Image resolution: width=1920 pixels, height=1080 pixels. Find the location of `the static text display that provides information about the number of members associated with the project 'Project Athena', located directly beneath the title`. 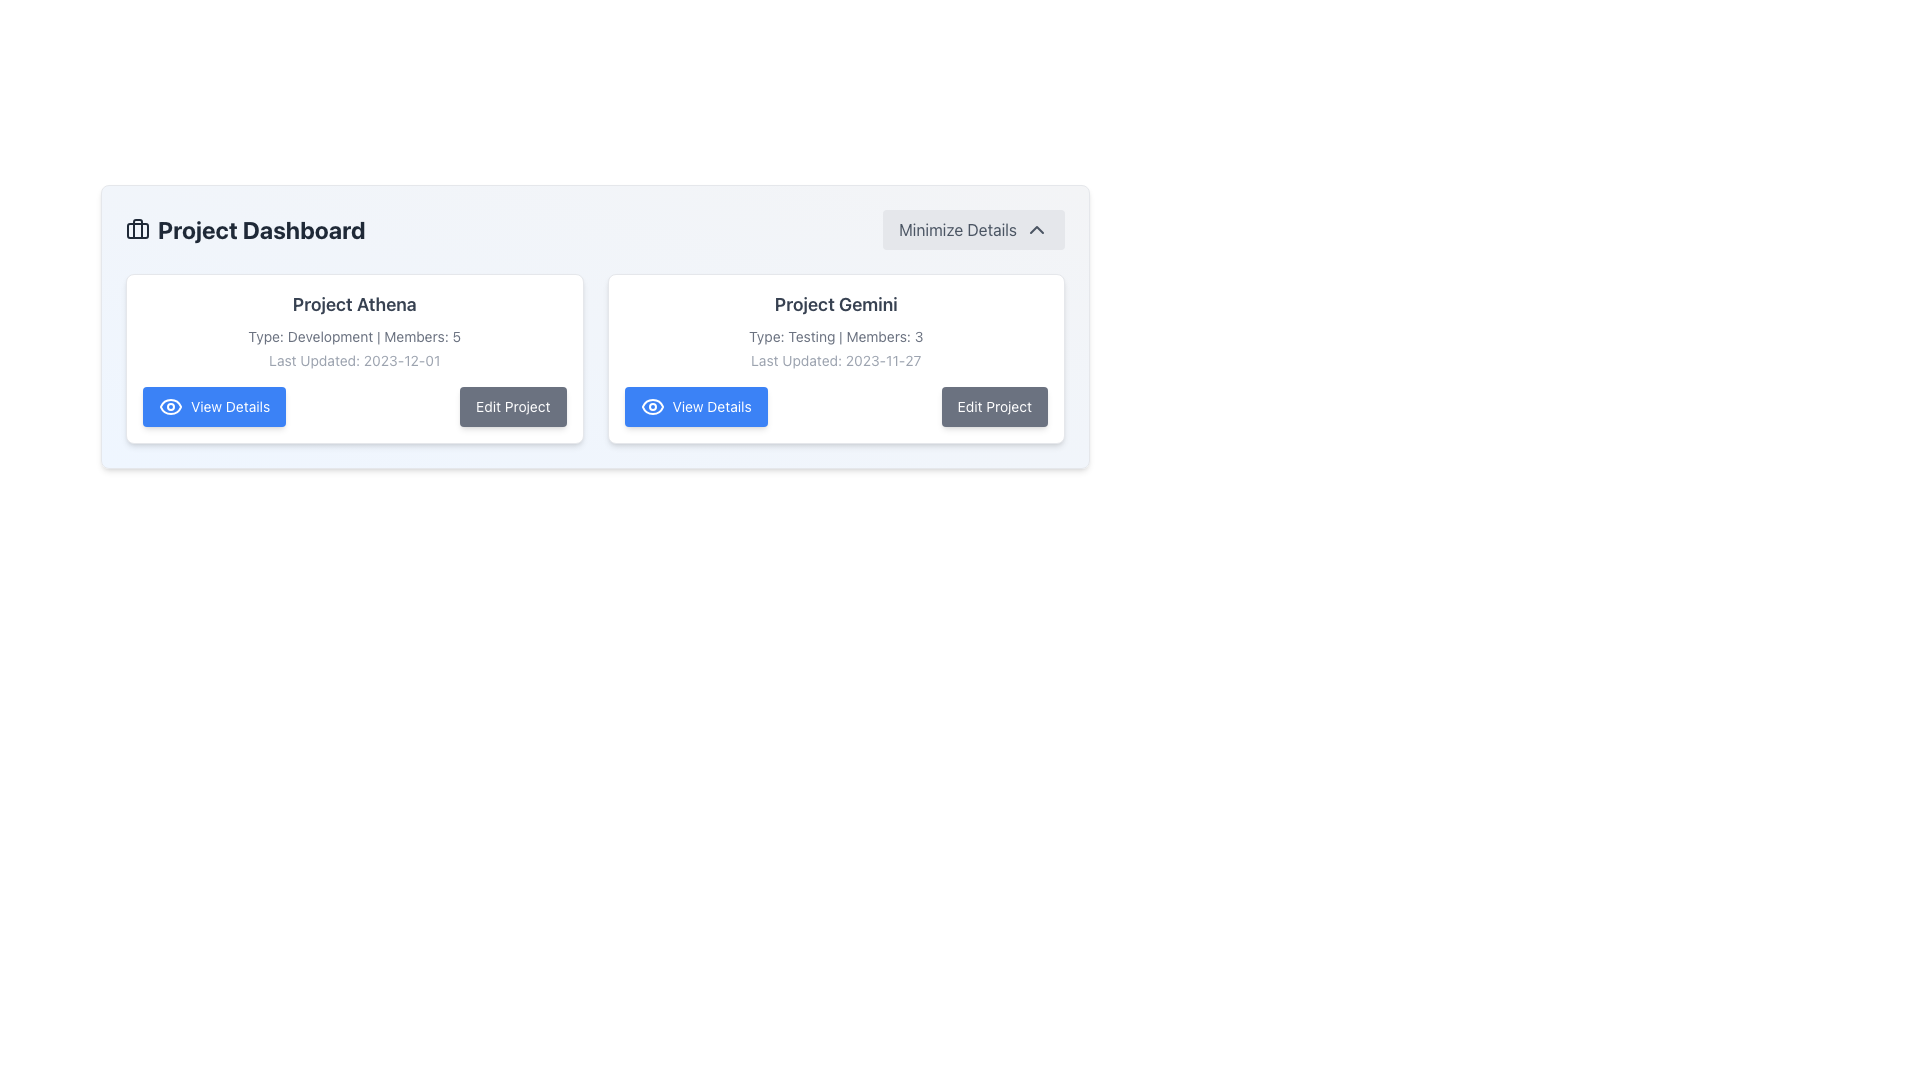

the static text display that provides information about the number of members associated with the project 'Project Athena', located directly beneath the title is located at coordinates (354, 335).